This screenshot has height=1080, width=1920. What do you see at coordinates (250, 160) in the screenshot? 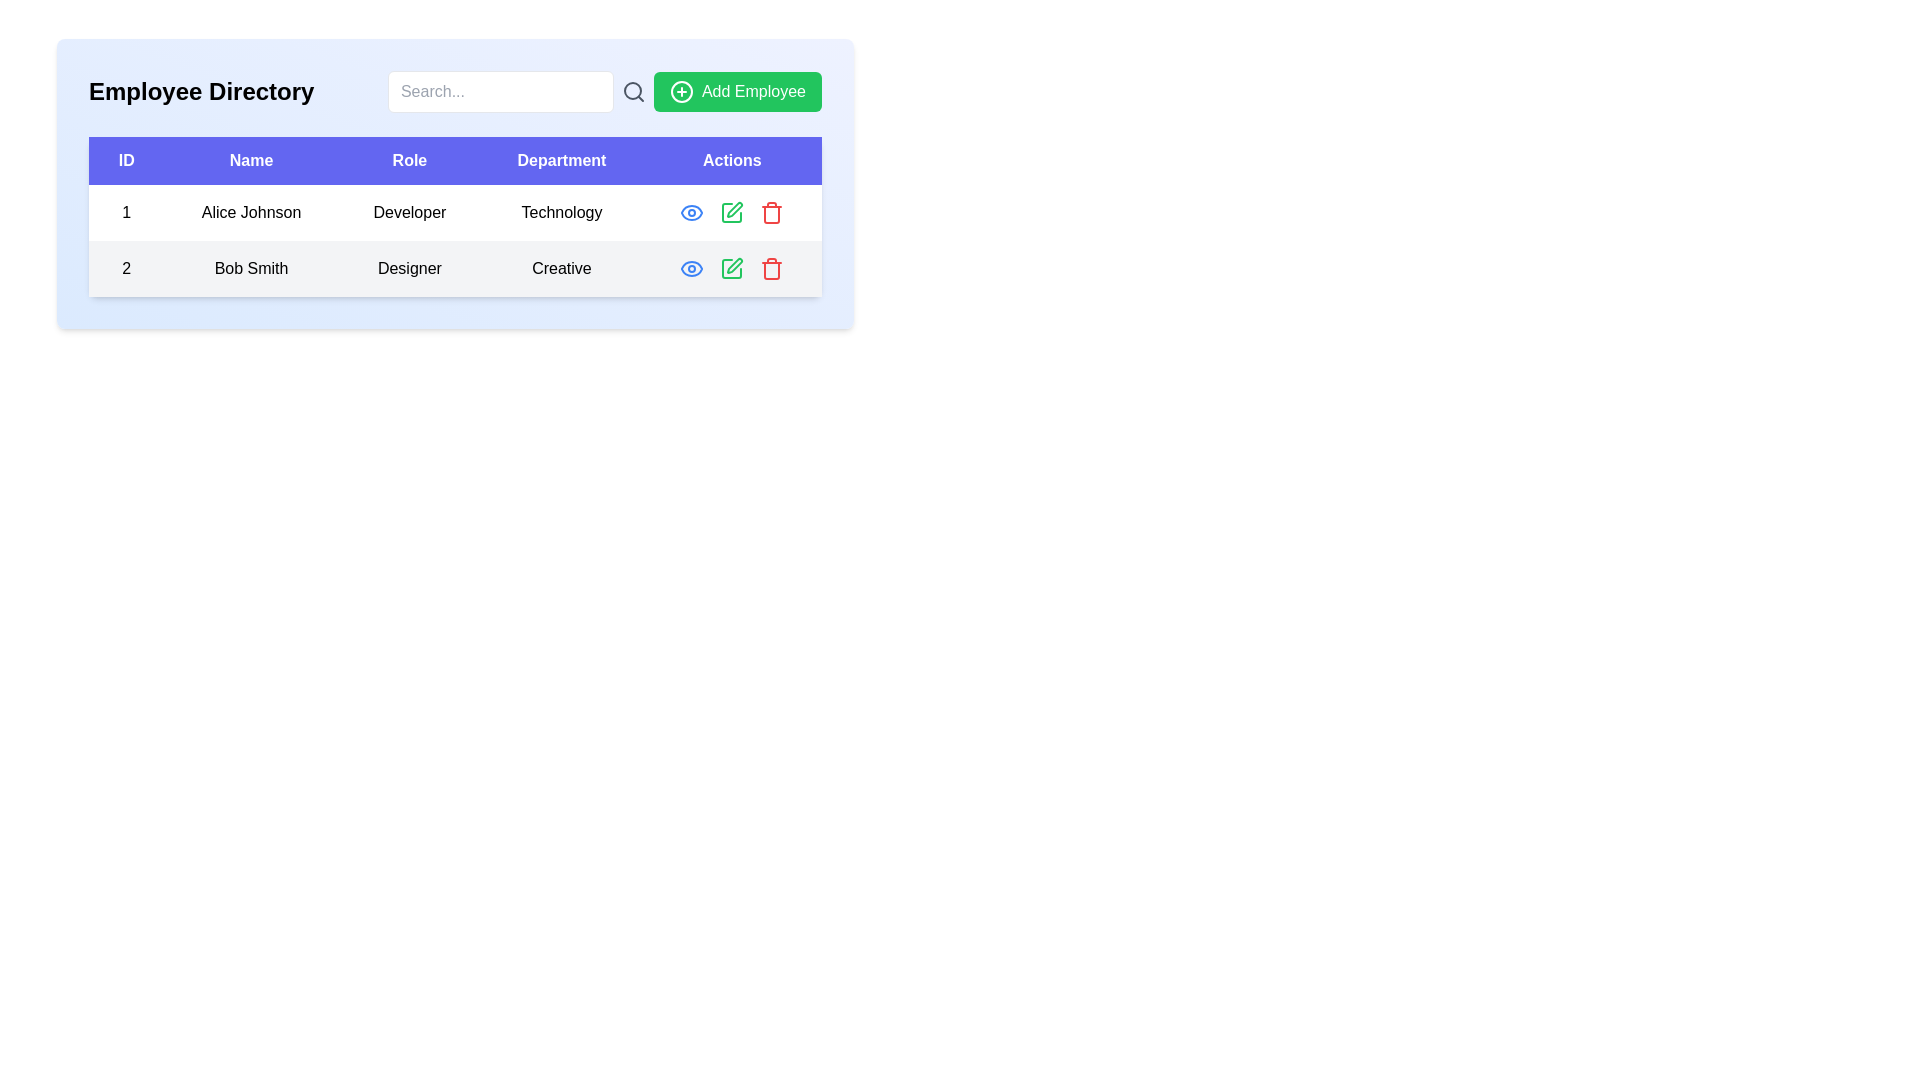
I see `text 'Name' from the second header cell of the table, which has a purple background and white centered text` at bounding box center [250, 160].